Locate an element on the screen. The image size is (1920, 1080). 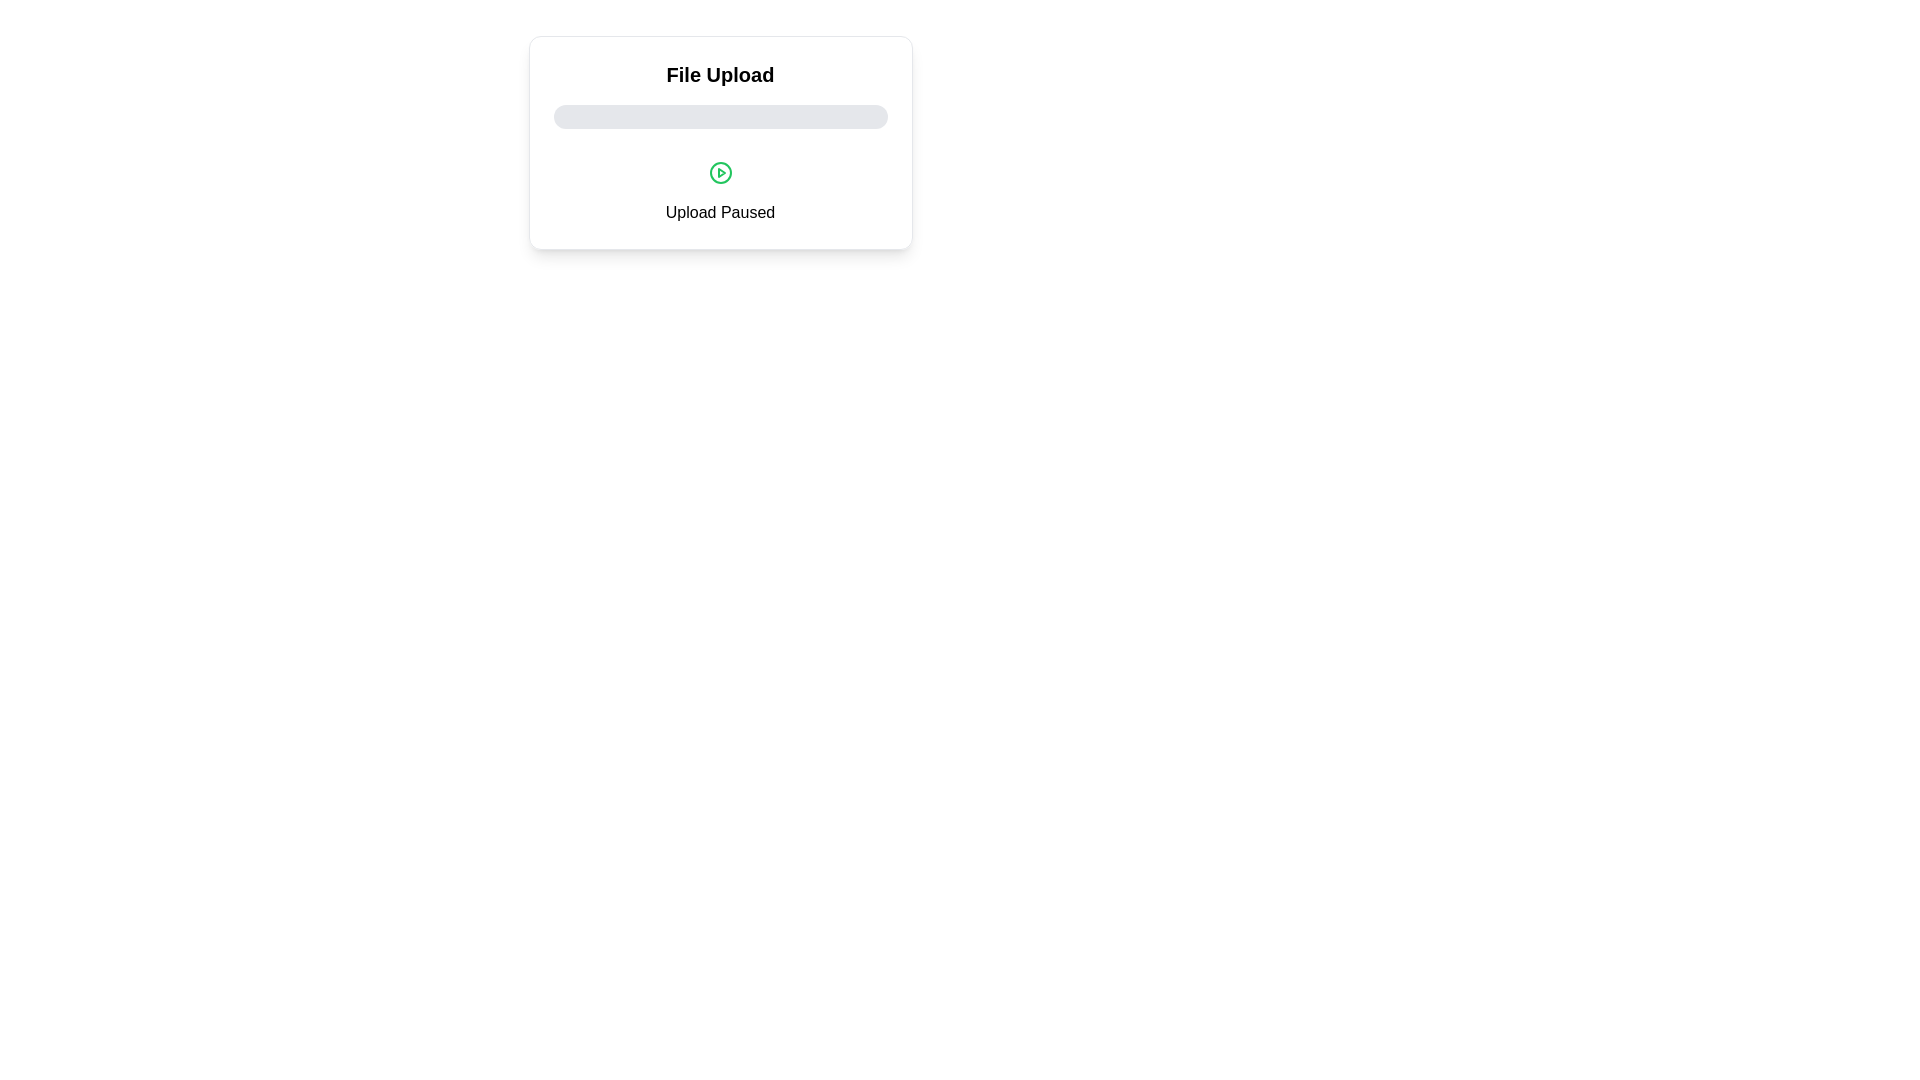
the green circular play icon, which is a distinct interactive component positioned between the progress bar and the text 'Upload Paused' is located at coordinates (720, 172).